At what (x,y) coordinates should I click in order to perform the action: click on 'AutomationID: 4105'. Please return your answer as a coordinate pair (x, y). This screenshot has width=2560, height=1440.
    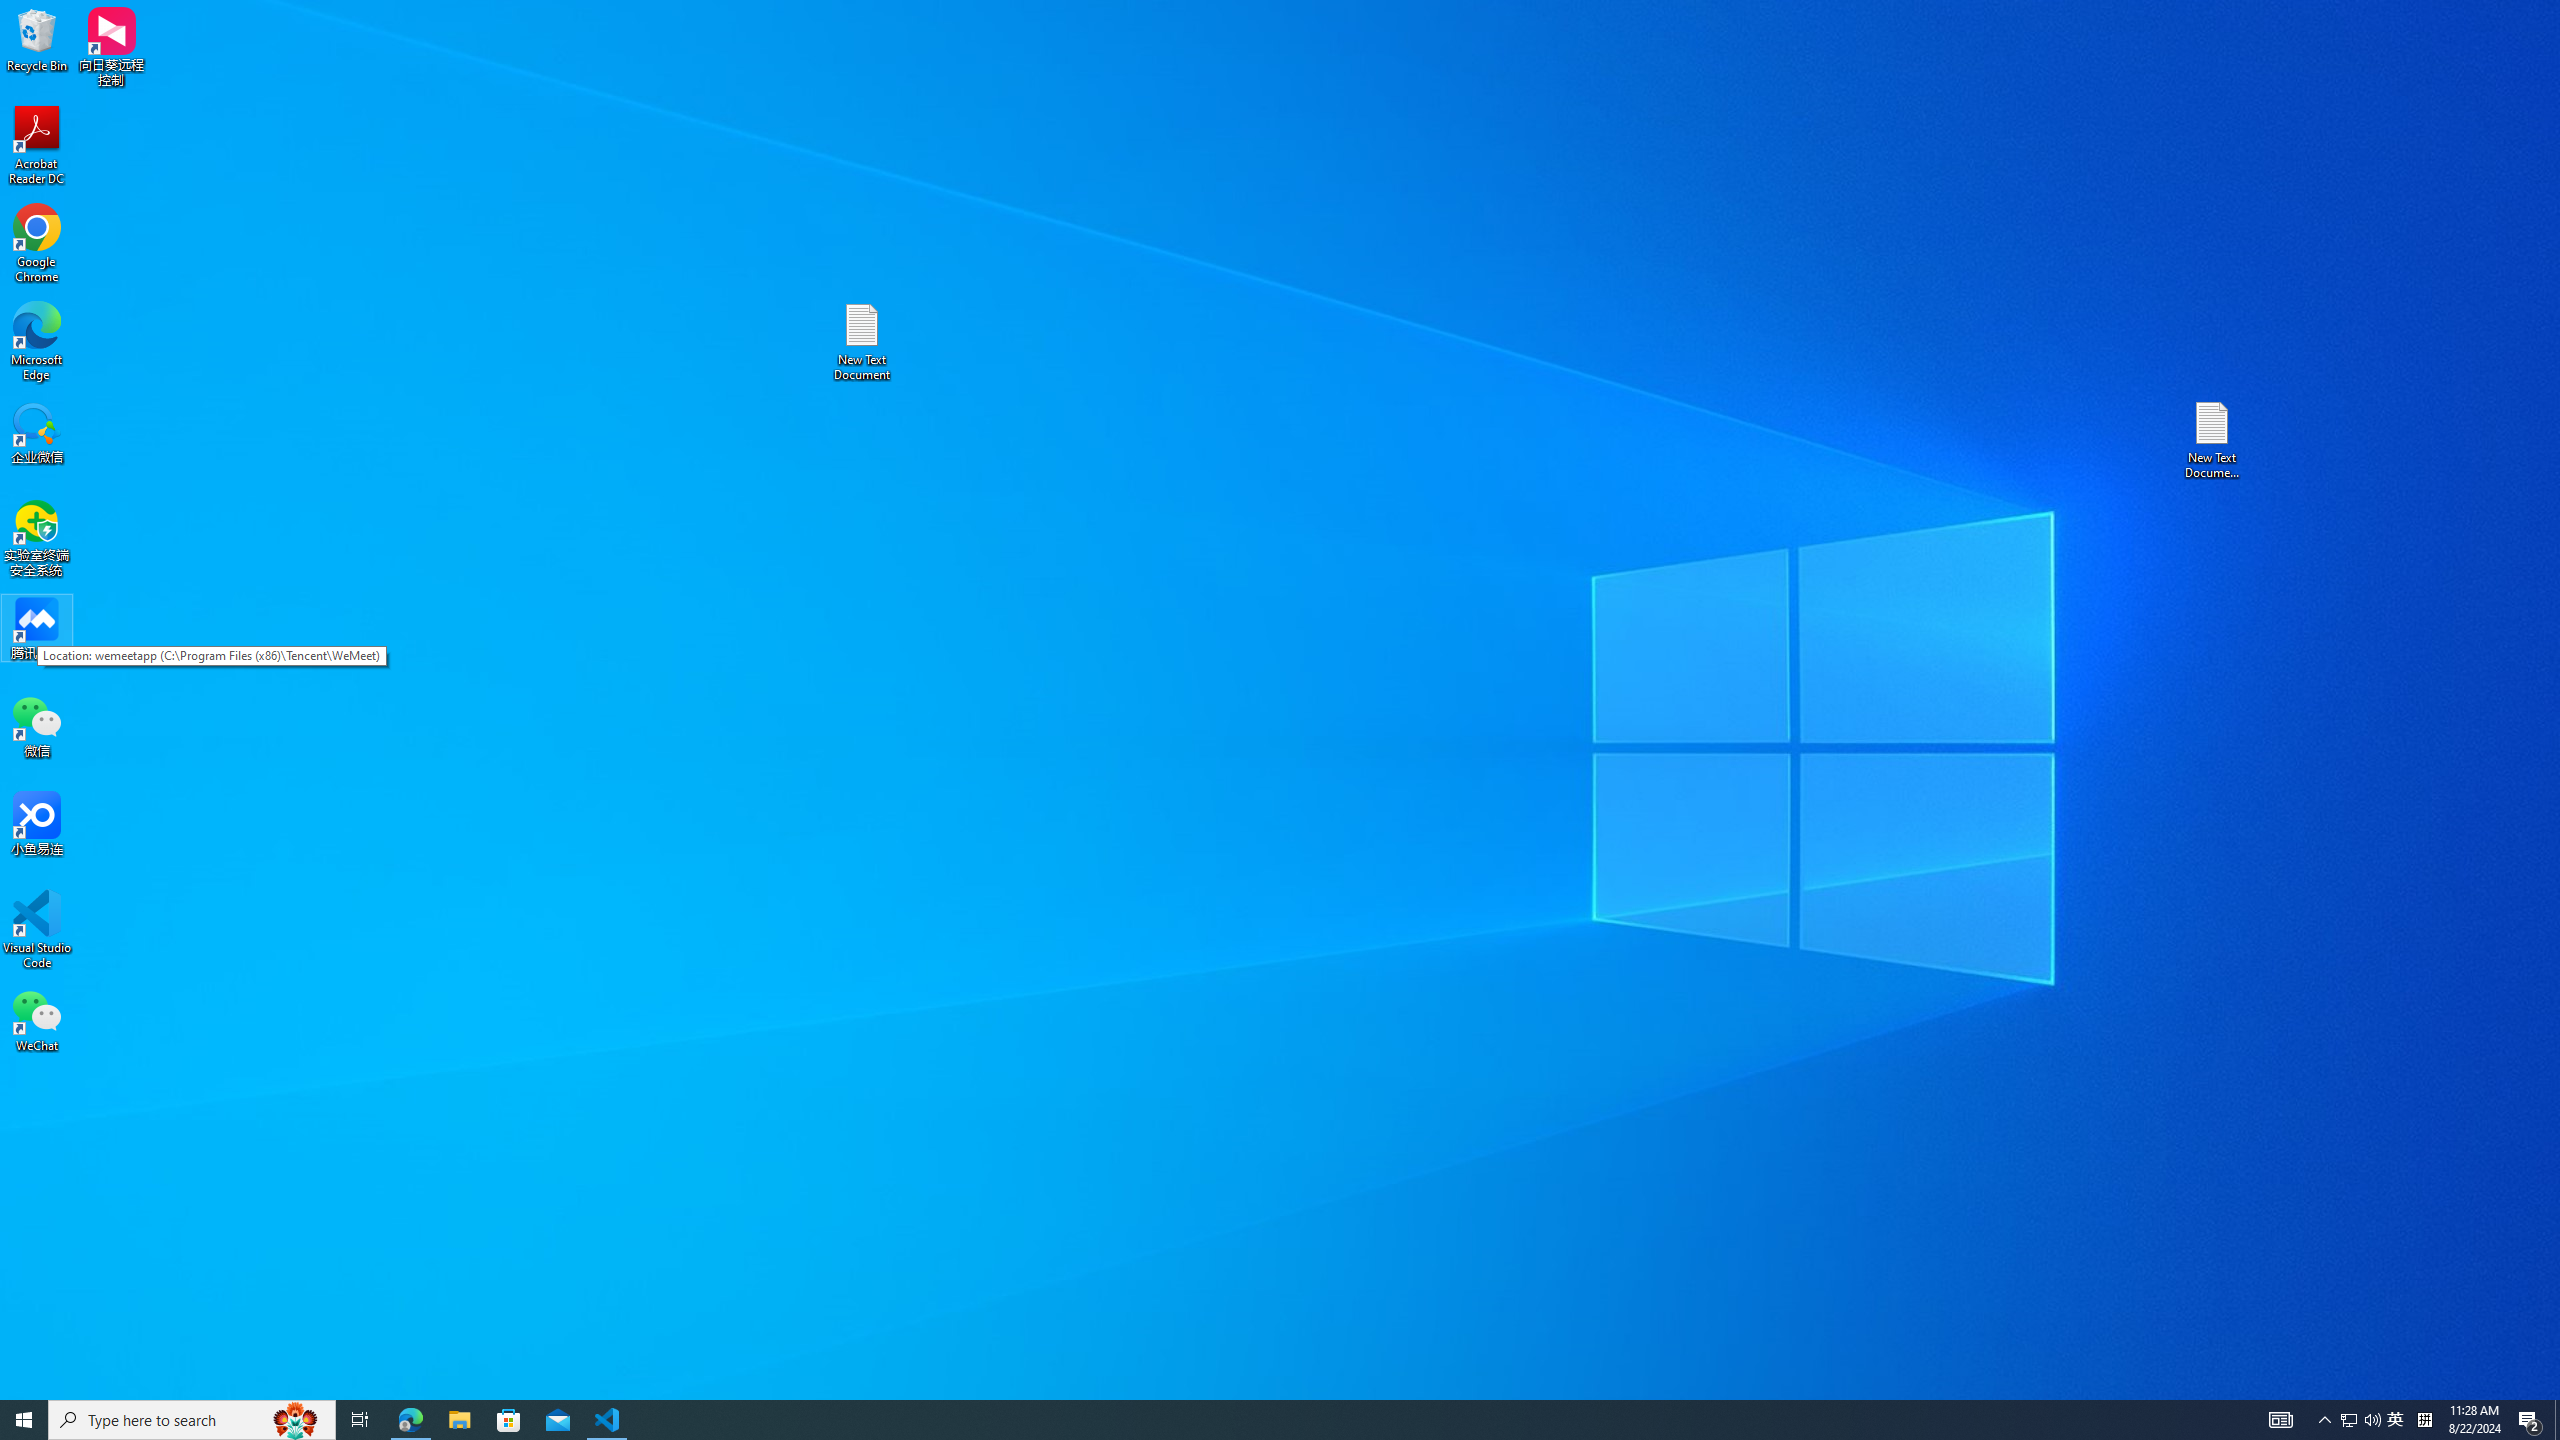
    Looking at the image, I should click on (2279, 1418).